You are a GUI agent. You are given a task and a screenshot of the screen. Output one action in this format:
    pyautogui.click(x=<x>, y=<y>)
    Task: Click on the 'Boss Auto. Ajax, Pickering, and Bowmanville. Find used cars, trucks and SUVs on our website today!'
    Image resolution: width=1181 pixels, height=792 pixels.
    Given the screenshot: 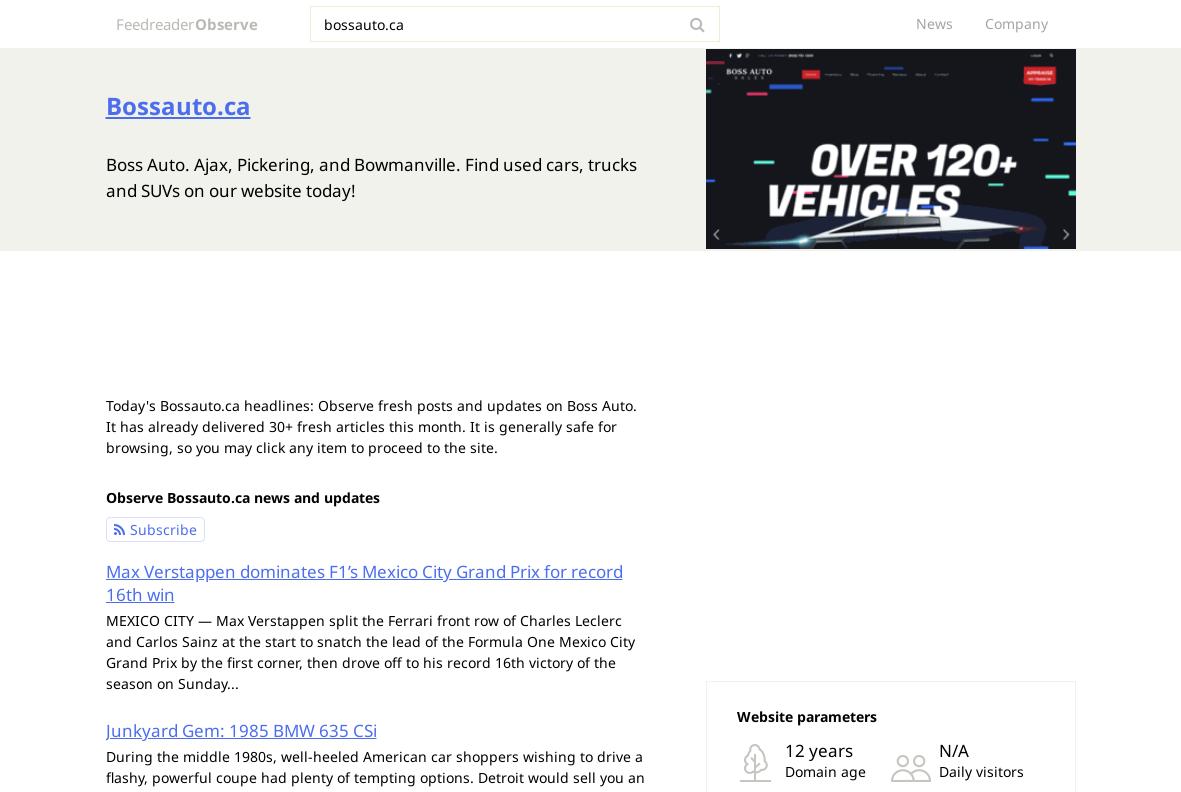 What is the action you would take?
    pyautogui.click(x=370, y=177)
    